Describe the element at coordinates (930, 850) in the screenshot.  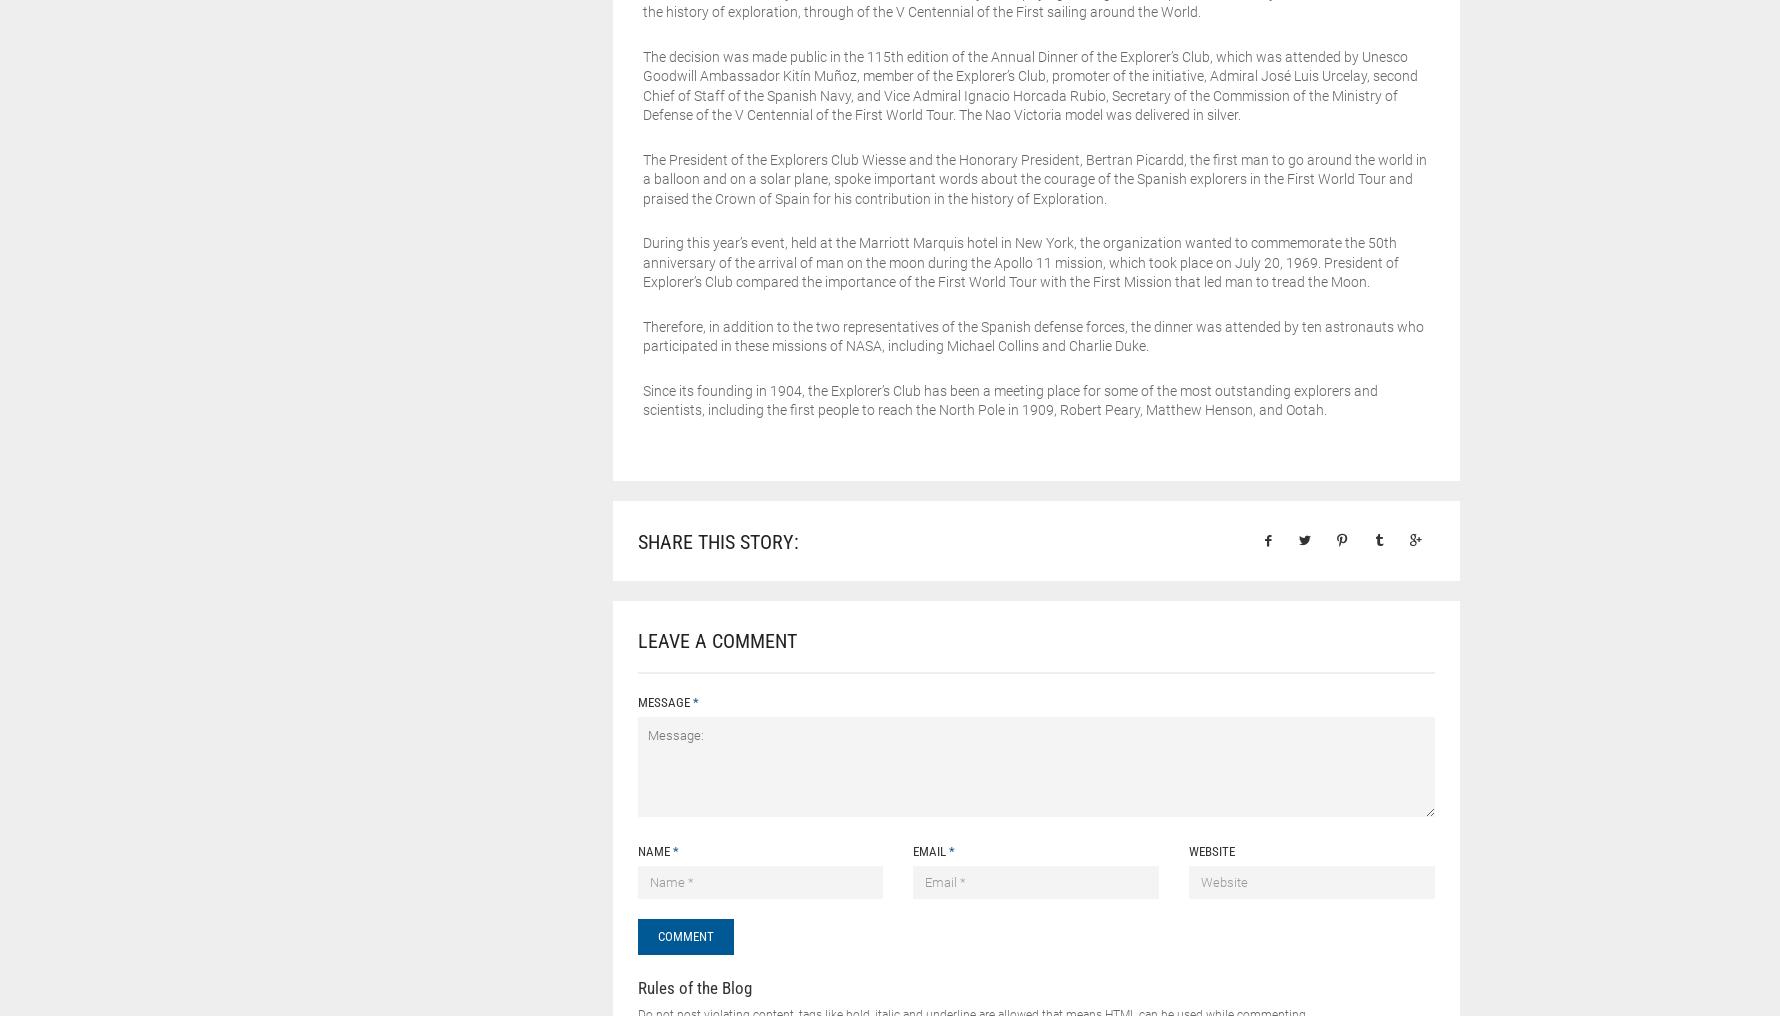
I see `'Email'` at that location.